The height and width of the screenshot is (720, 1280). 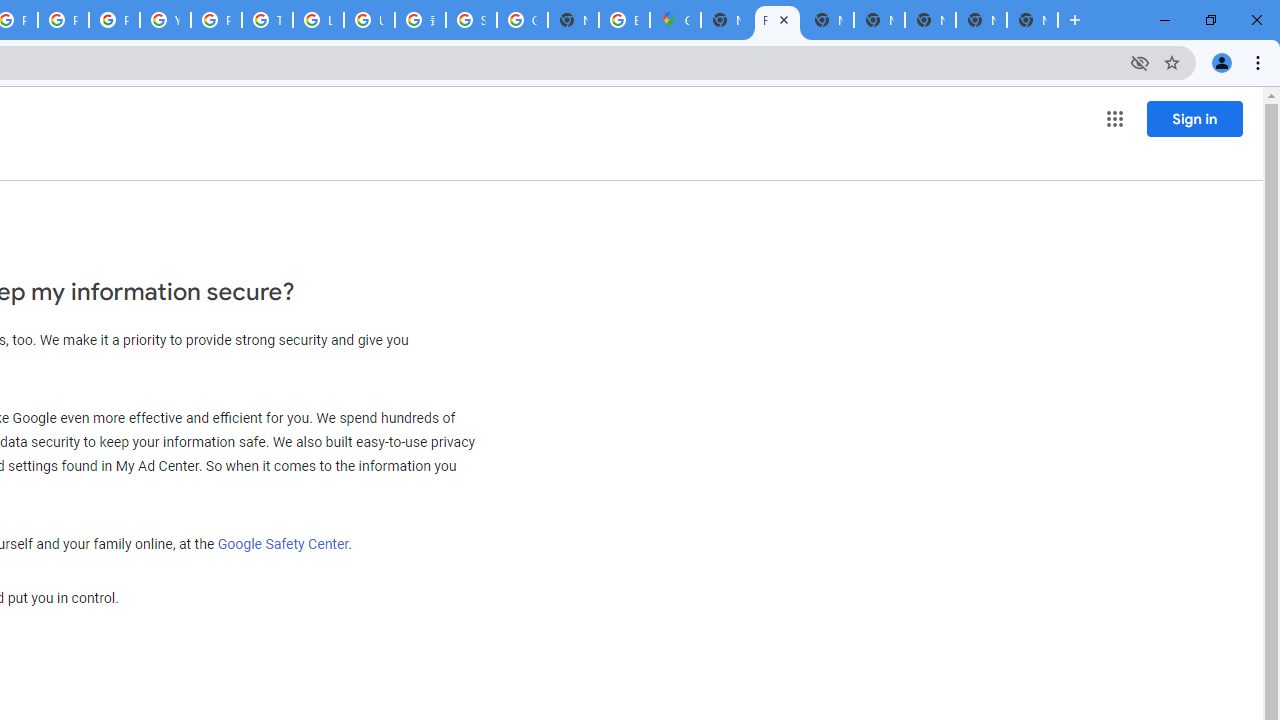 What do you see at coordinates (1032, 20) in the screenshot?
I see `'New Tab'` at bounding box center [1032, 20].